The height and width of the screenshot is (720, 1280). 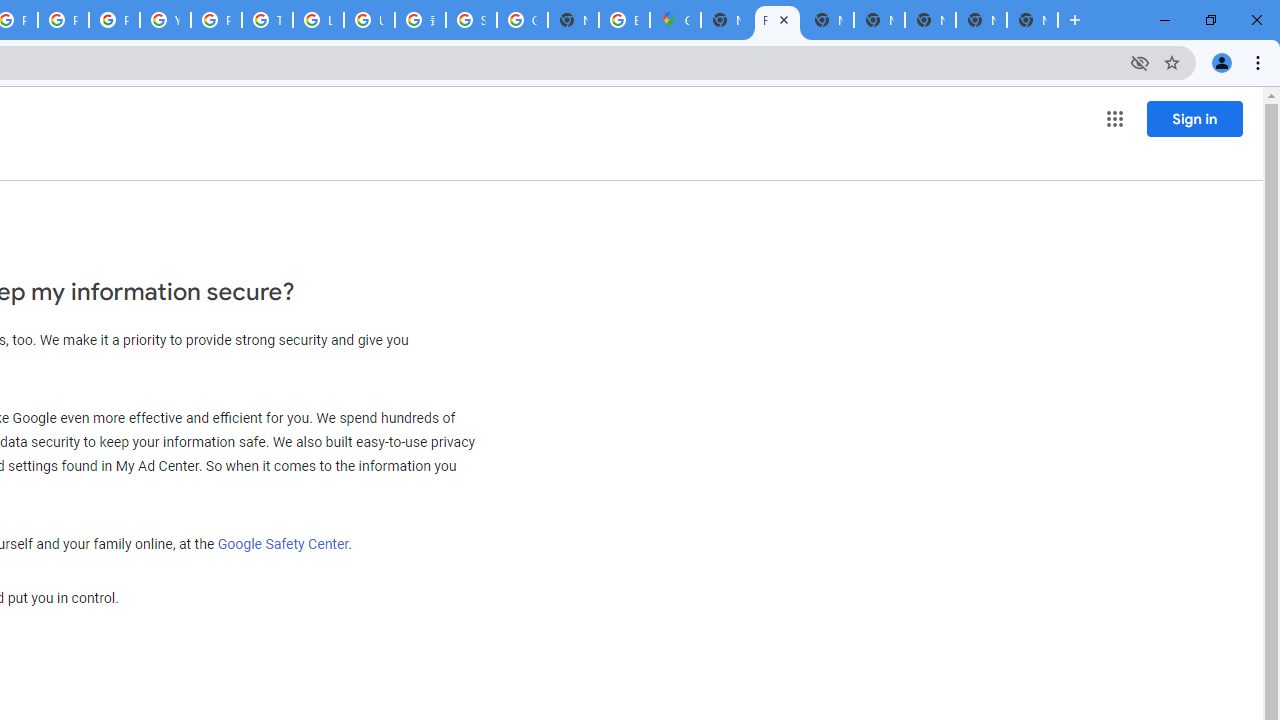 What do you see at coordinates (1032, 20) in the screenshot?
I see `'New Tab'` at bounding box center [1032, 20].